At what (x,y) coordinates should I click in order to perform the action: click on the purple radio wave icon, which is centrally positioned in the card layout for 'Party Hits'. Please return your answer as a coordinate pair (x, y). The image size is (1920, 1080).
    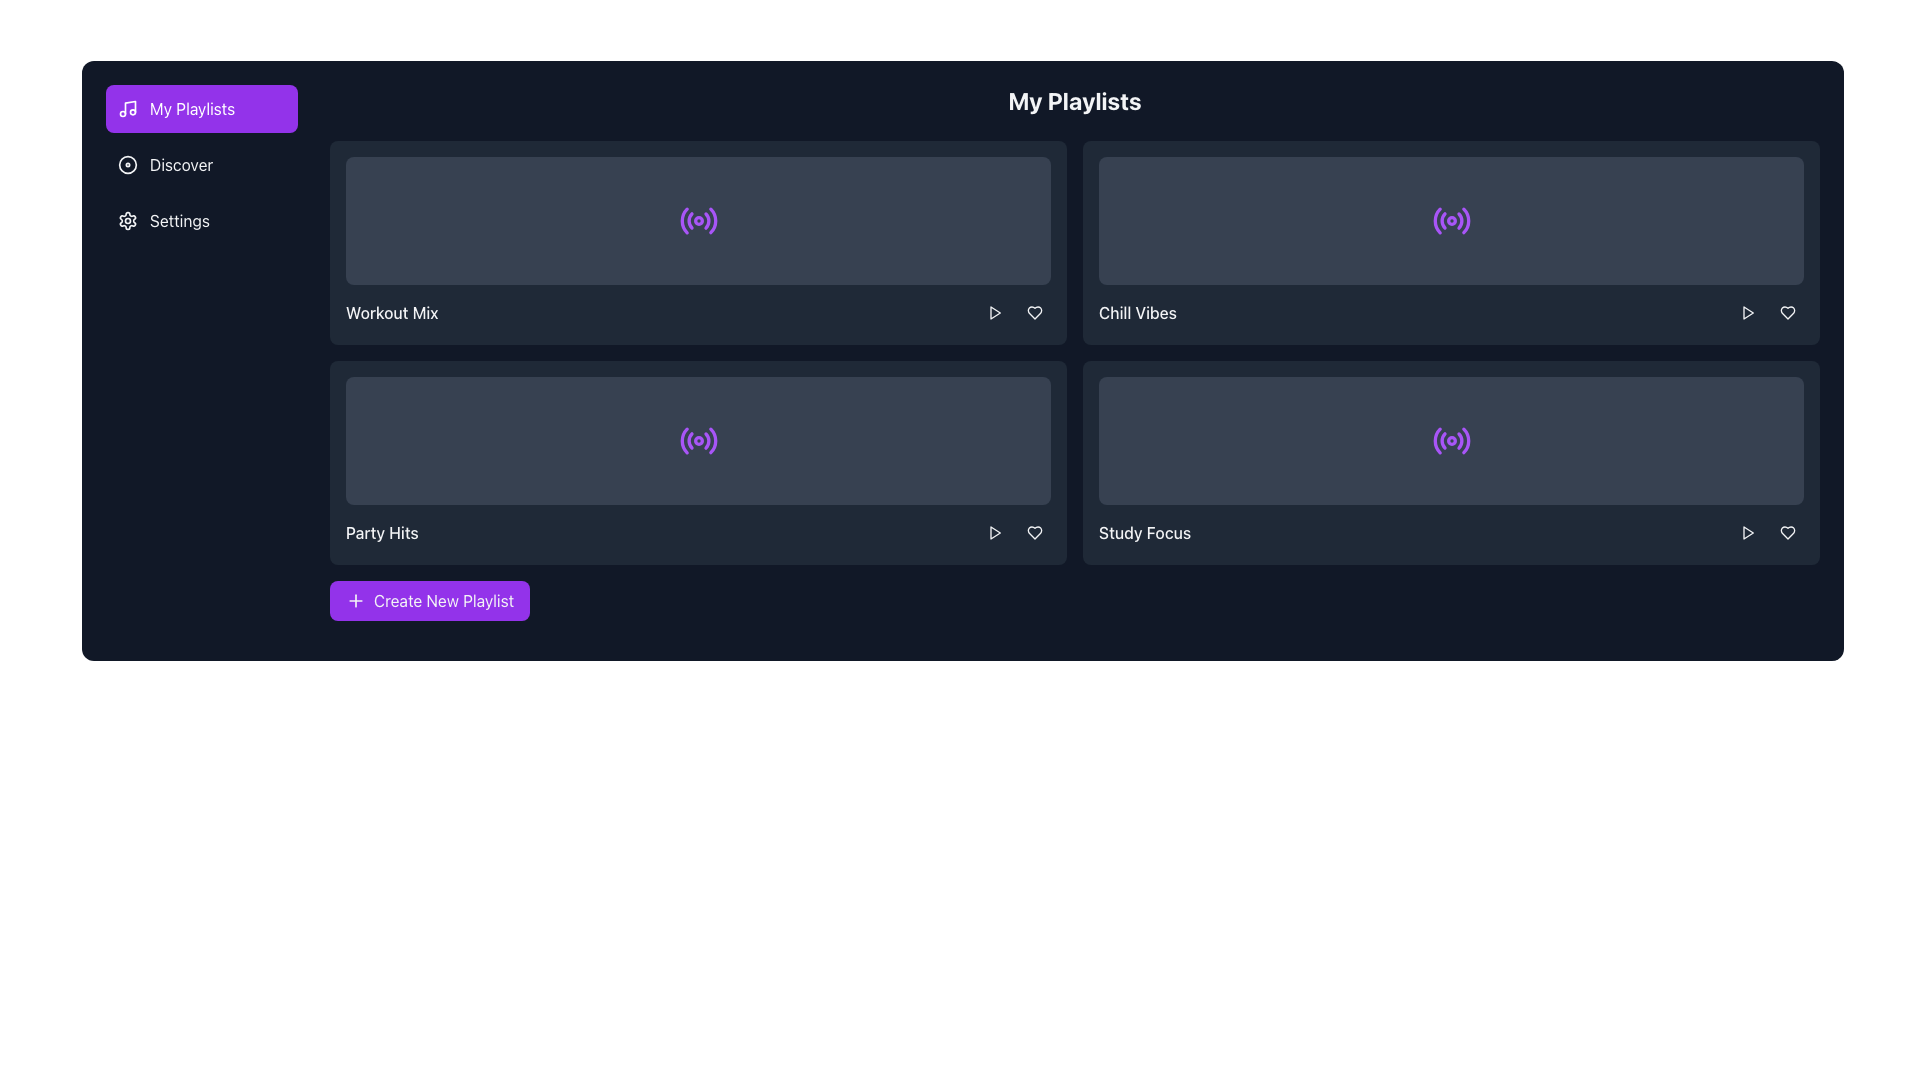
    Looking at the image, I should click on (698, 439).